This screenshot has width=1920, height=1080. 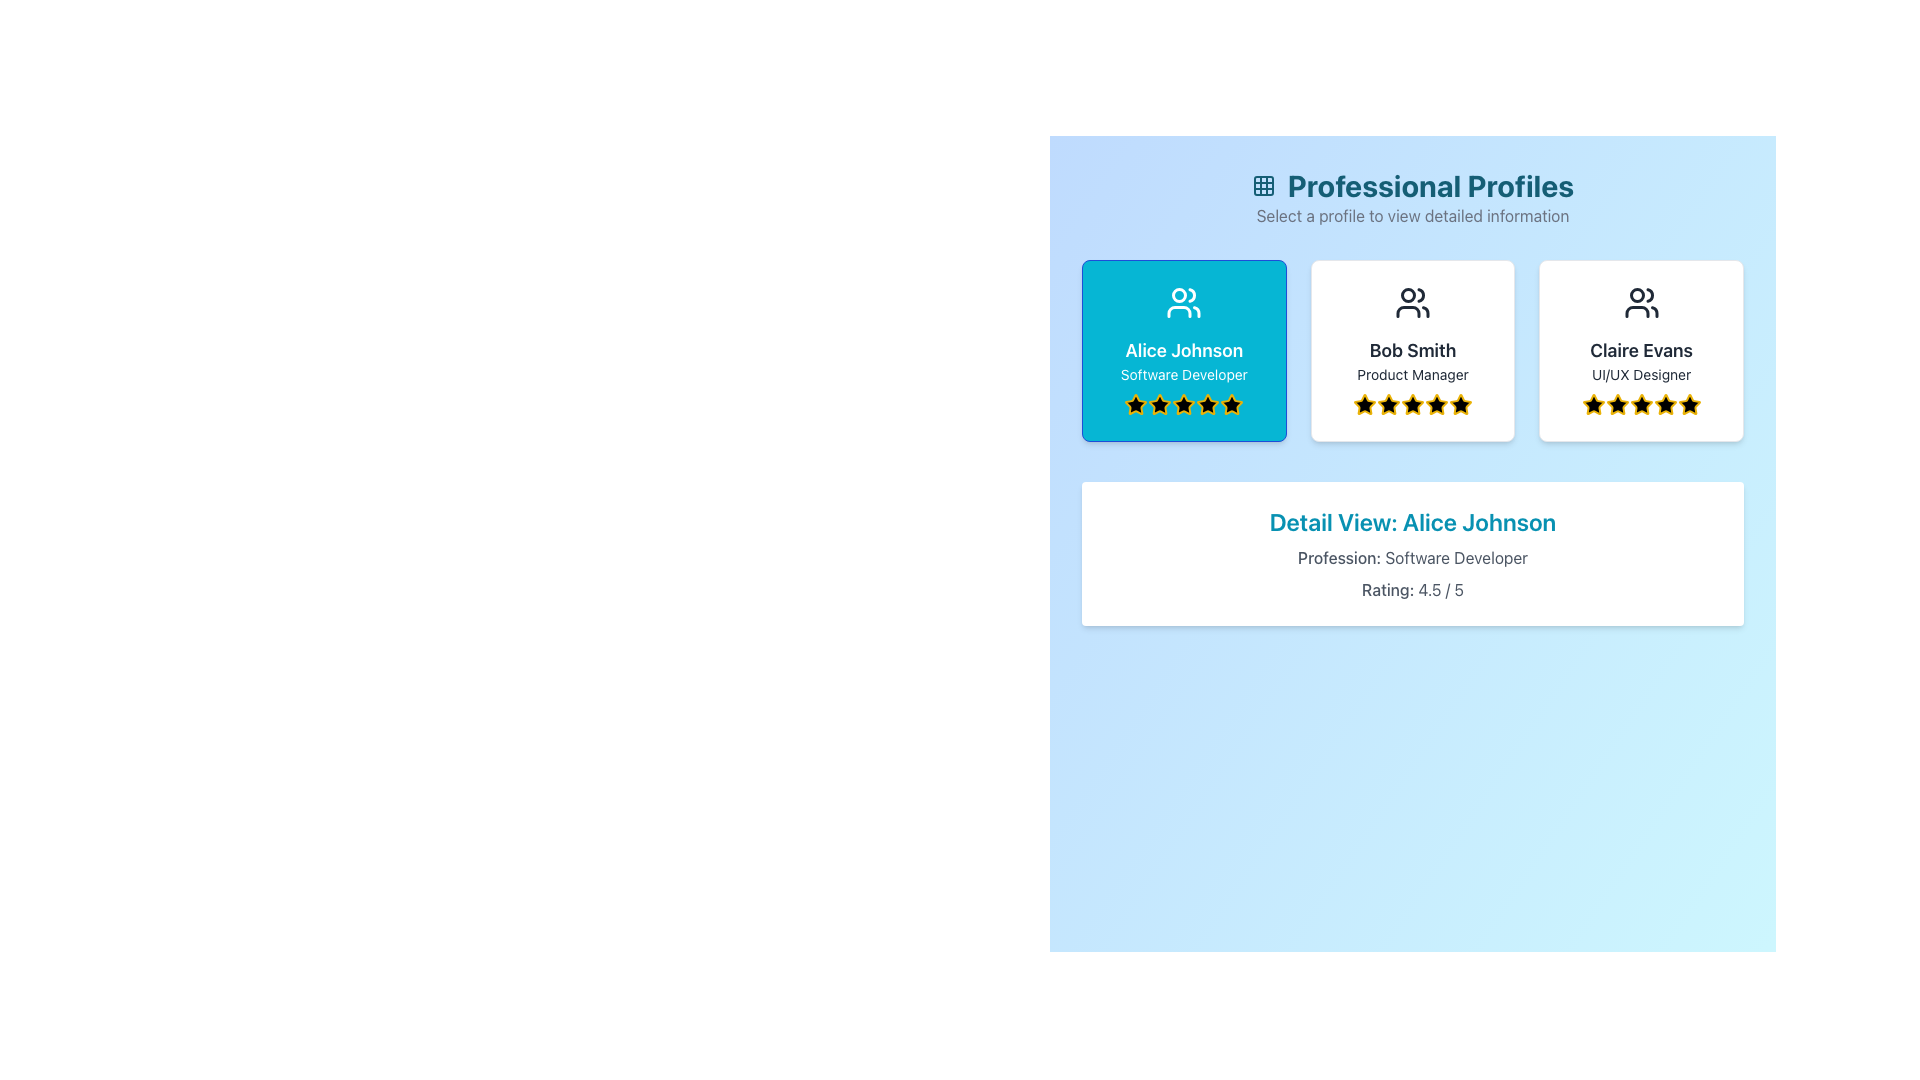 What do you see at coordinates (1207, 405) in the screenshot?
I see `the last five-pointed star icon with a black fill and a yellow outline, located in the horizontal group of star icons below the name 'Alice Johnson' and 'Software Developer' designation` at bounding box center [1207, 405].